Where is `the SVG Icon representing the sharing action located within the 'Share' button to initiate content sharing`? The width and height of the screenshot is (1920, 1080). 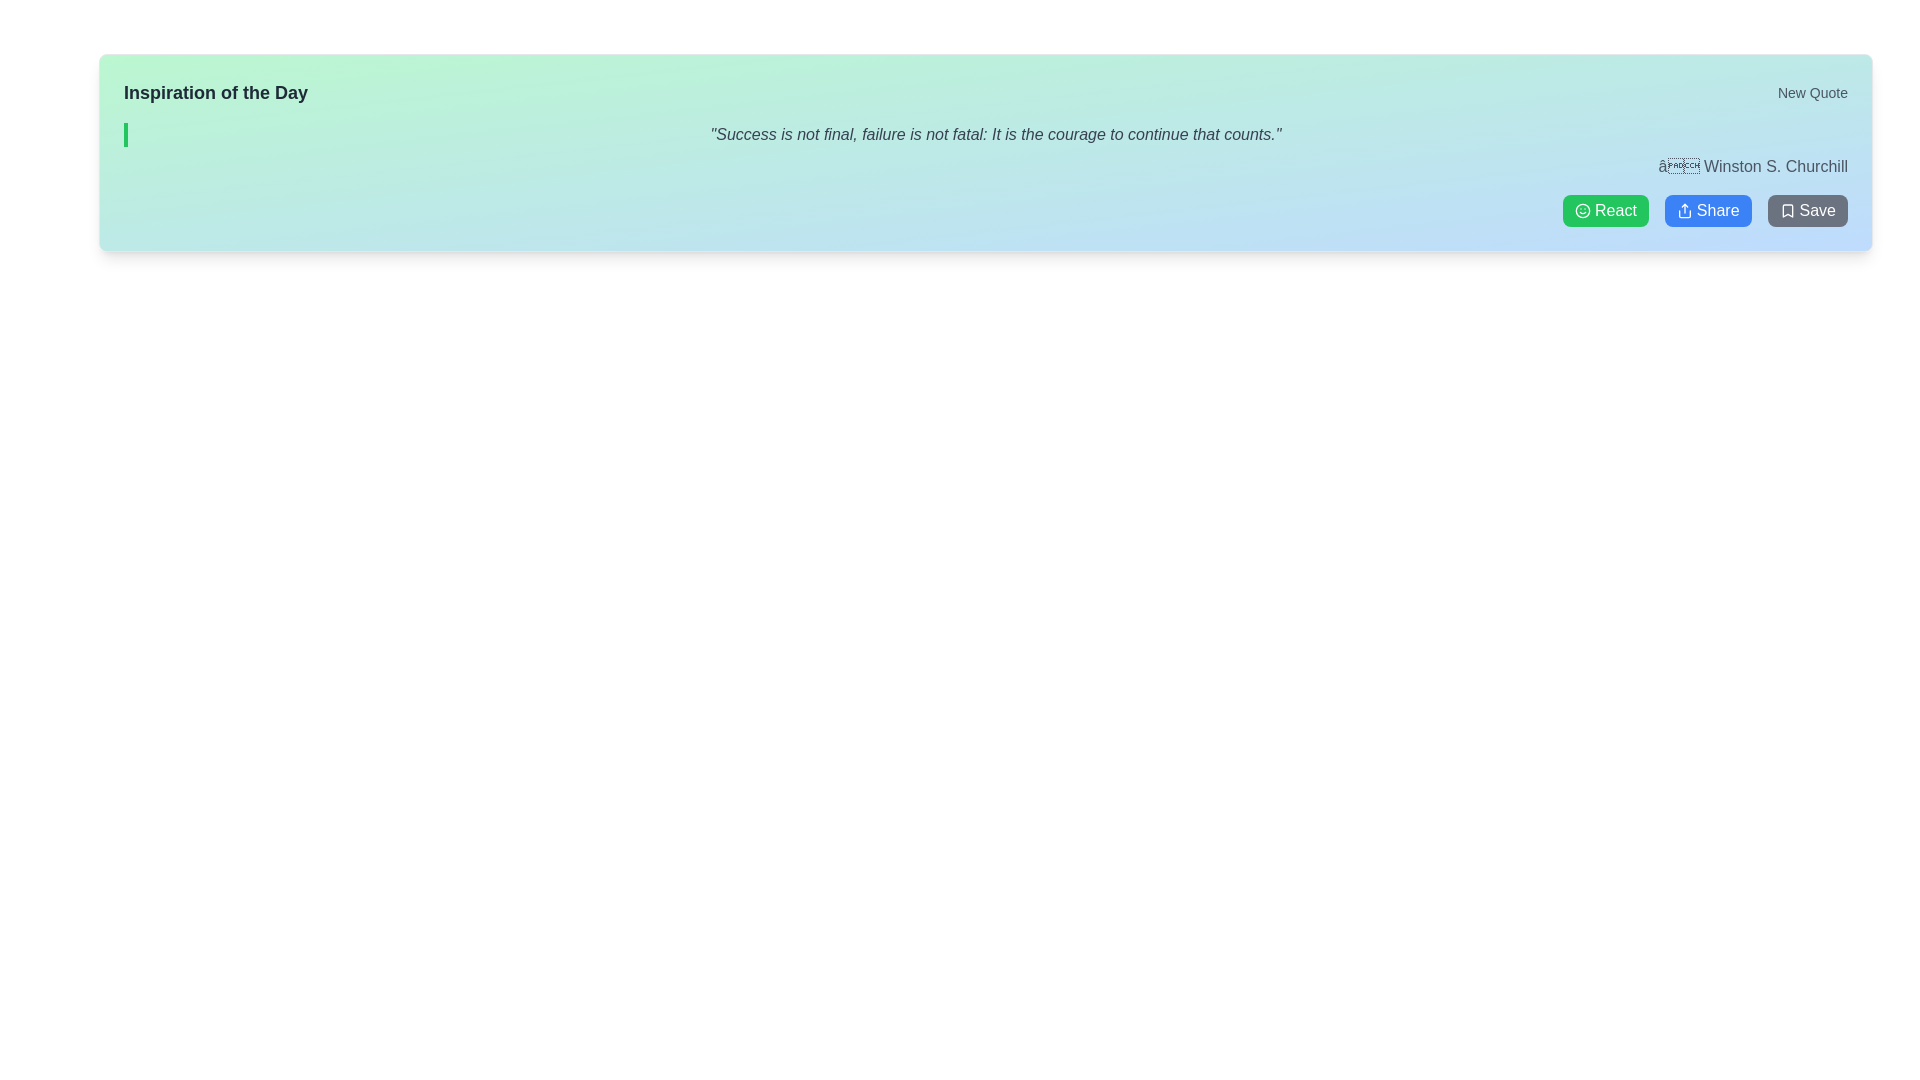 the SVG Icon representing the sharing action located within the 'Share' button to initiate content sharing is located at coordinates (1683, 211).